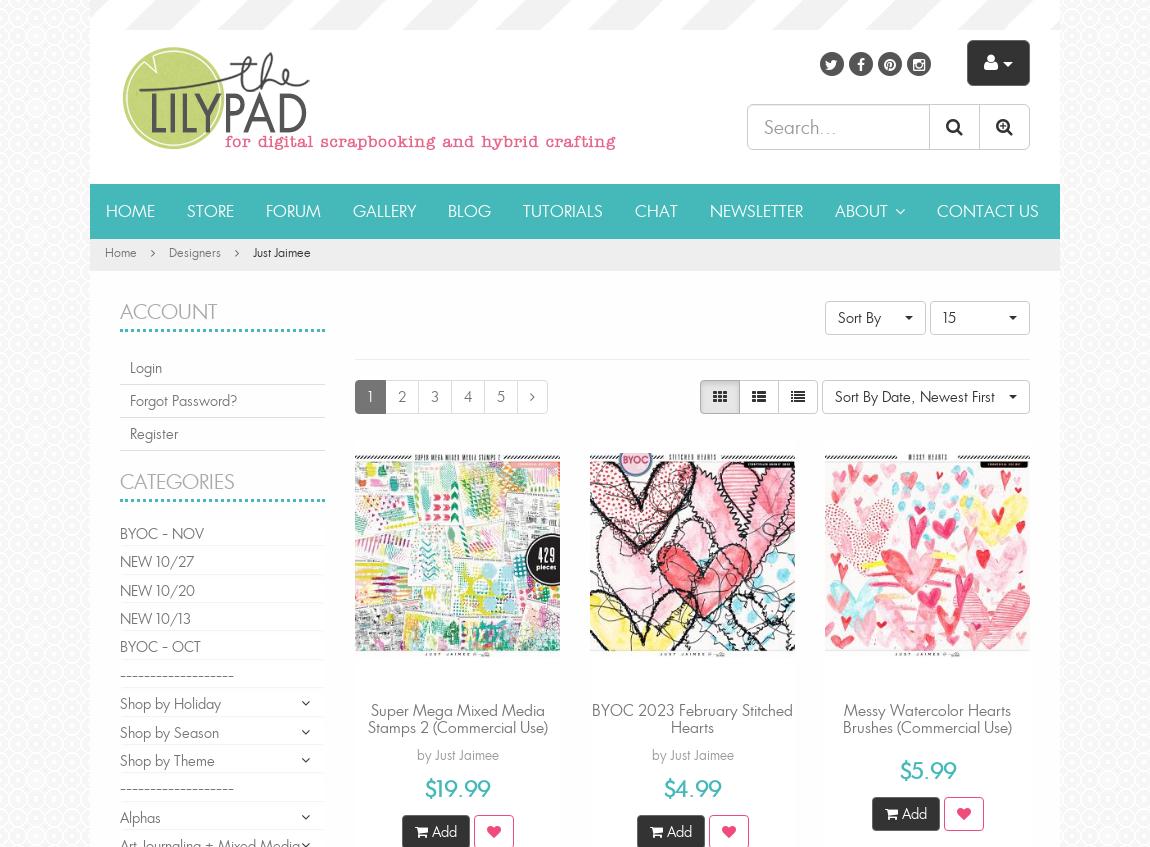 The height and width of the screenshot is (847, 1150). What do you see at coordinates (154, 617) in the screenshot?
I see `'NEW 10/13'` at bounding box center [154, 617].